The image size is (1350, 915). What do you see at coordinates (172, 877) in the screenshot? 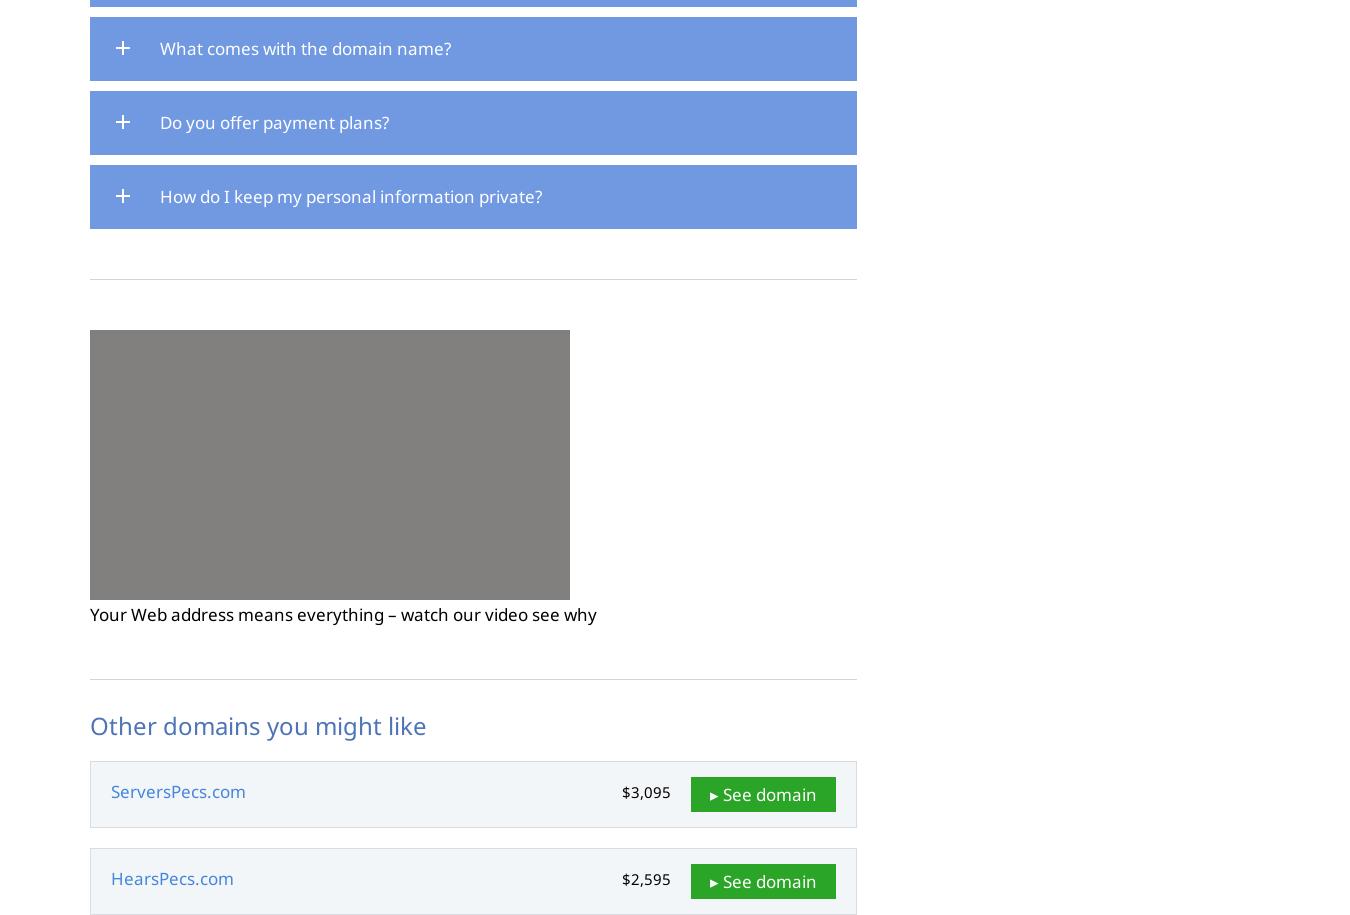
I see `'HearsPecs.com'` at bounding box center [172, 877].